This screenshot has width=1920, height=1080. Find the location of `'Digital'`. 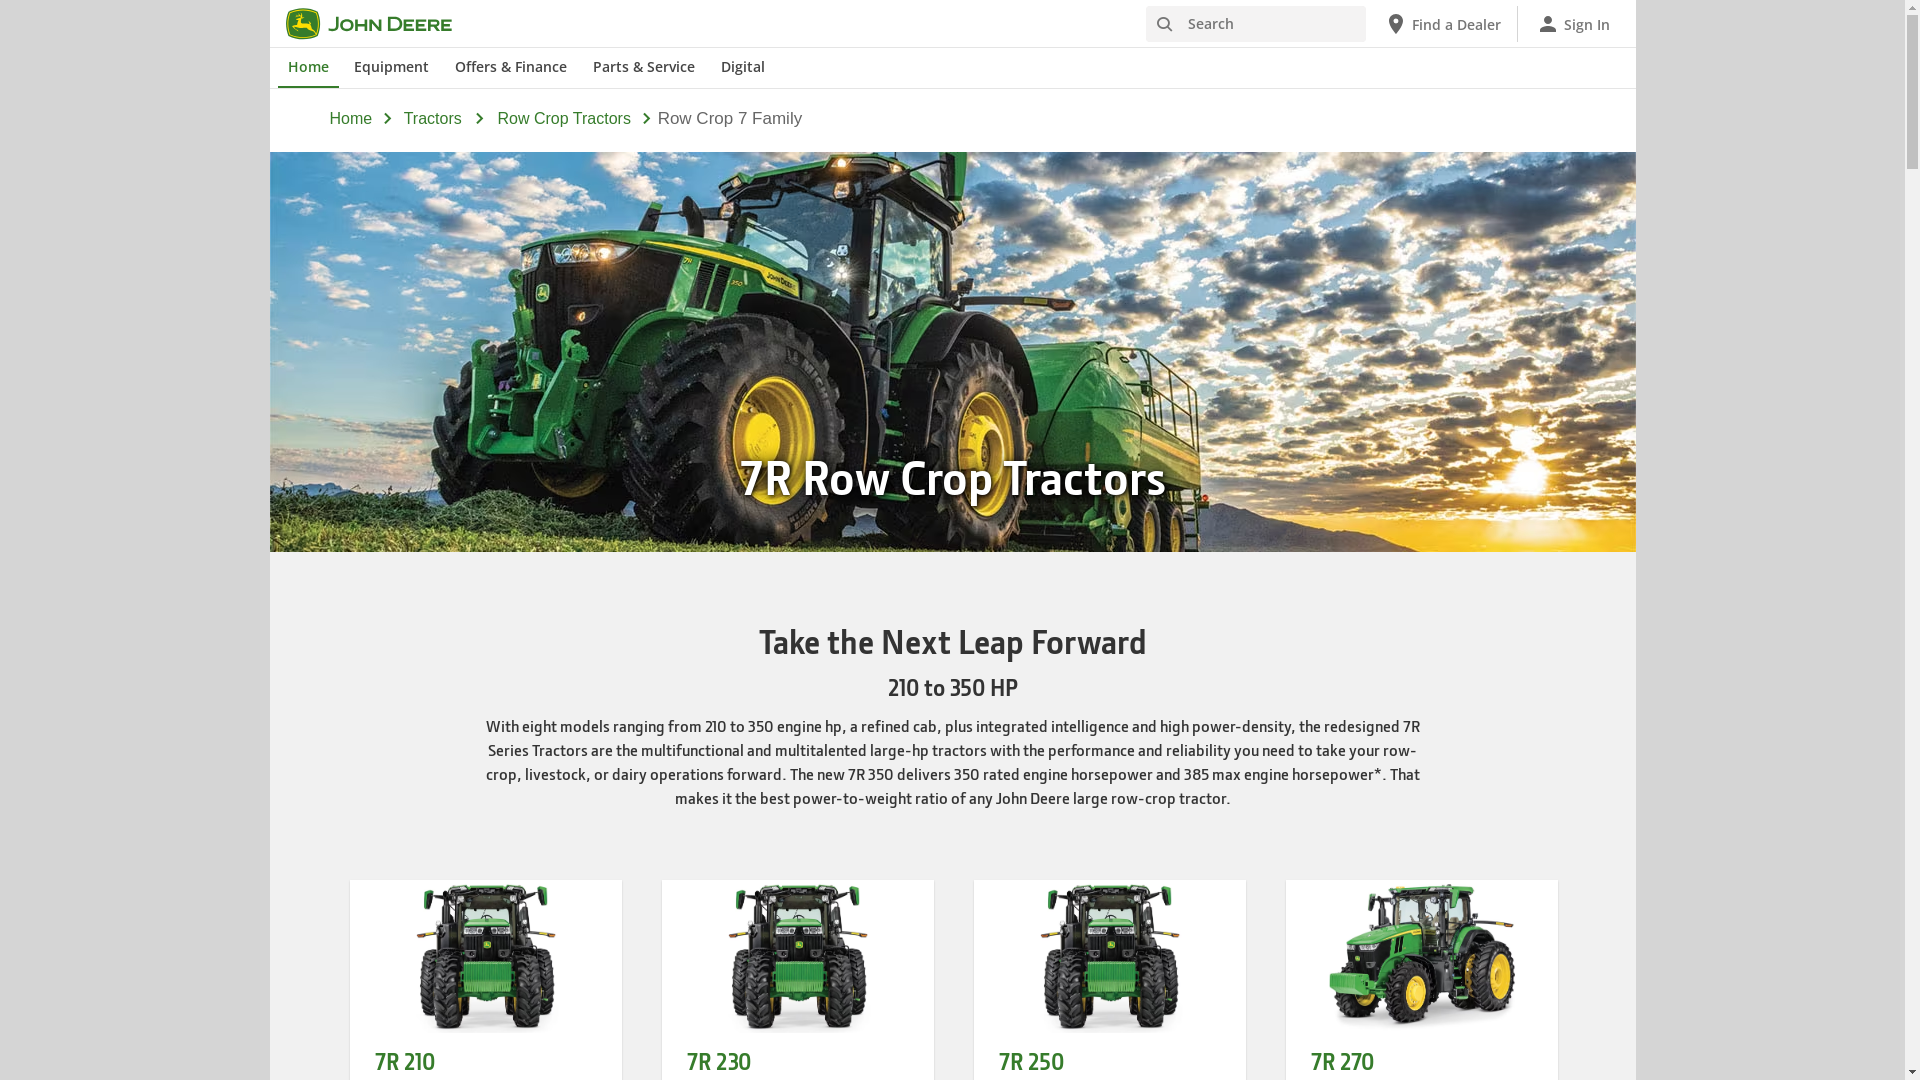

'Digital' is located at coordinates (742, 67).